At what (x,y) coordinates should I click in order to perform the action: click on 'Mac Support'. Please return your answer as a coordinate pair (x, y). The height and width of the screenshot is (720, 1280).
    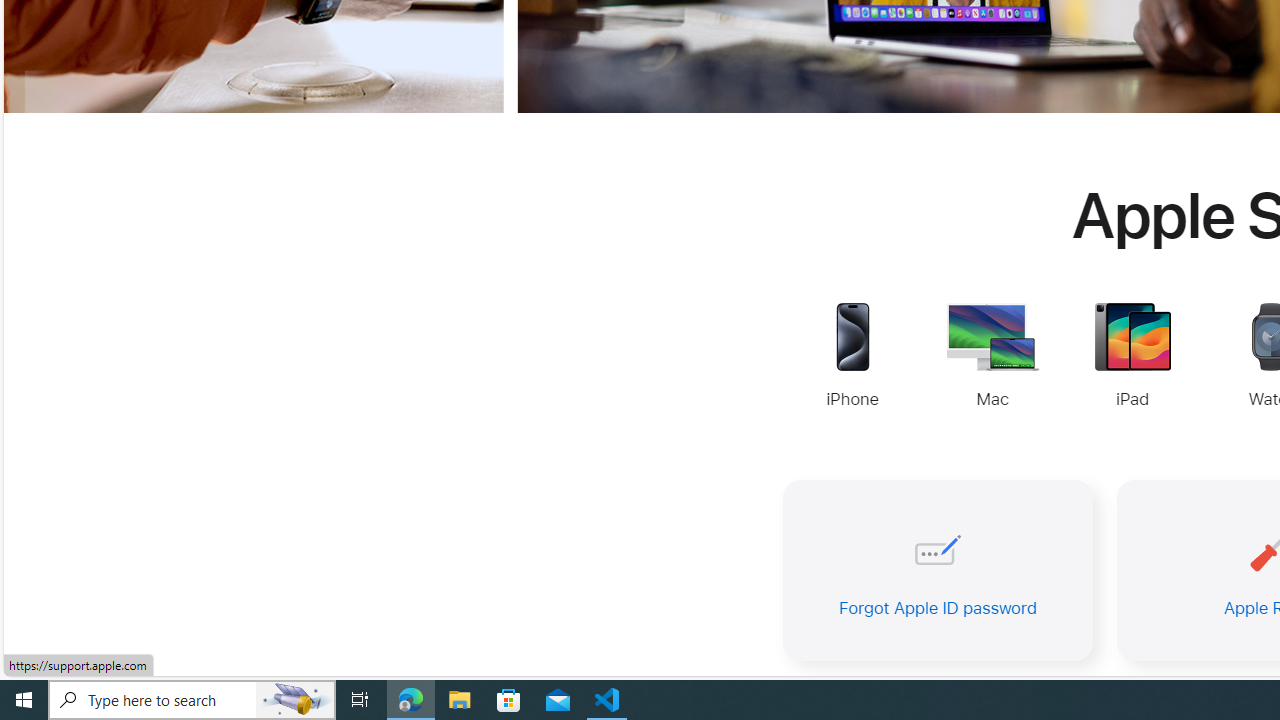
    Looking at the image, I should click on (992, 357).